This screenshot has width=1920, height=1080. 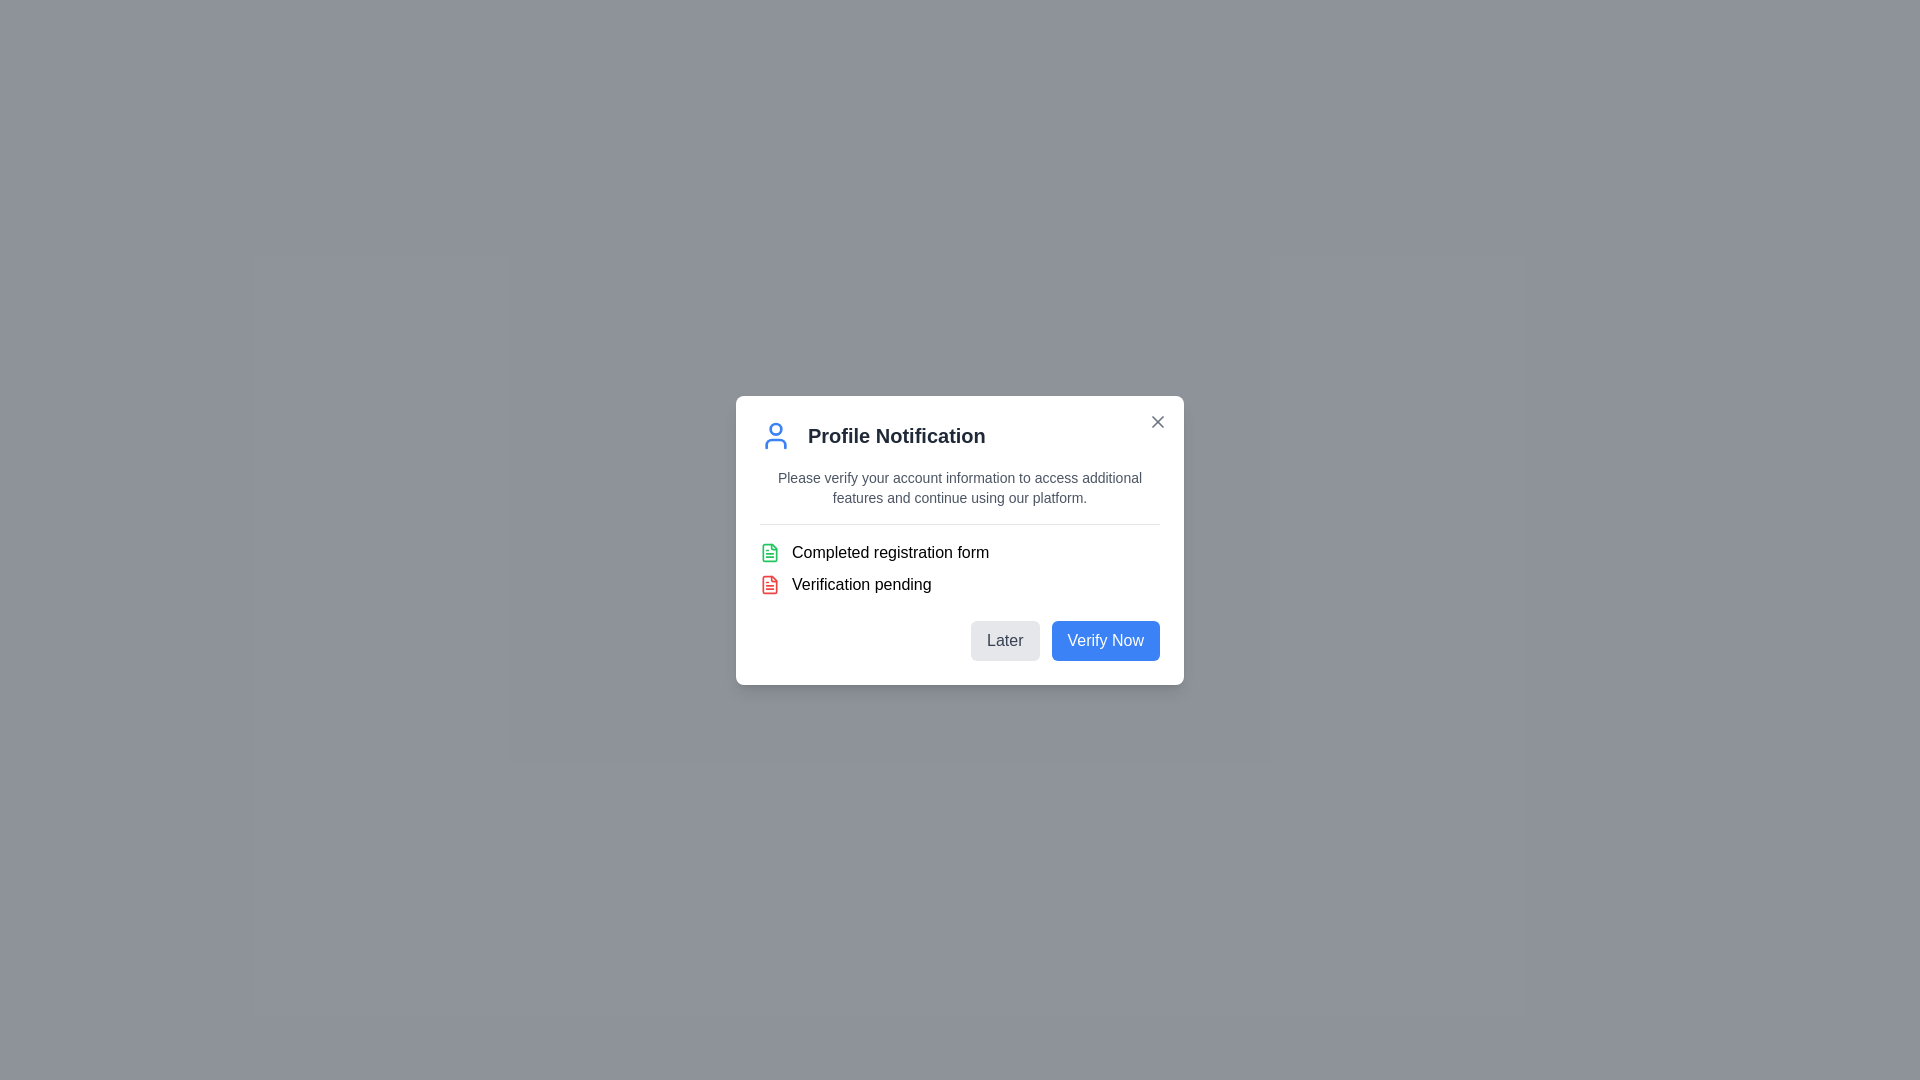 What do you see at coordinates (775, 427) in the screenshot?
I see `the user profile icon representing the head of a person in the top left corner of the 'Profile Notification' dialog box` at bounding box center [775, 427].